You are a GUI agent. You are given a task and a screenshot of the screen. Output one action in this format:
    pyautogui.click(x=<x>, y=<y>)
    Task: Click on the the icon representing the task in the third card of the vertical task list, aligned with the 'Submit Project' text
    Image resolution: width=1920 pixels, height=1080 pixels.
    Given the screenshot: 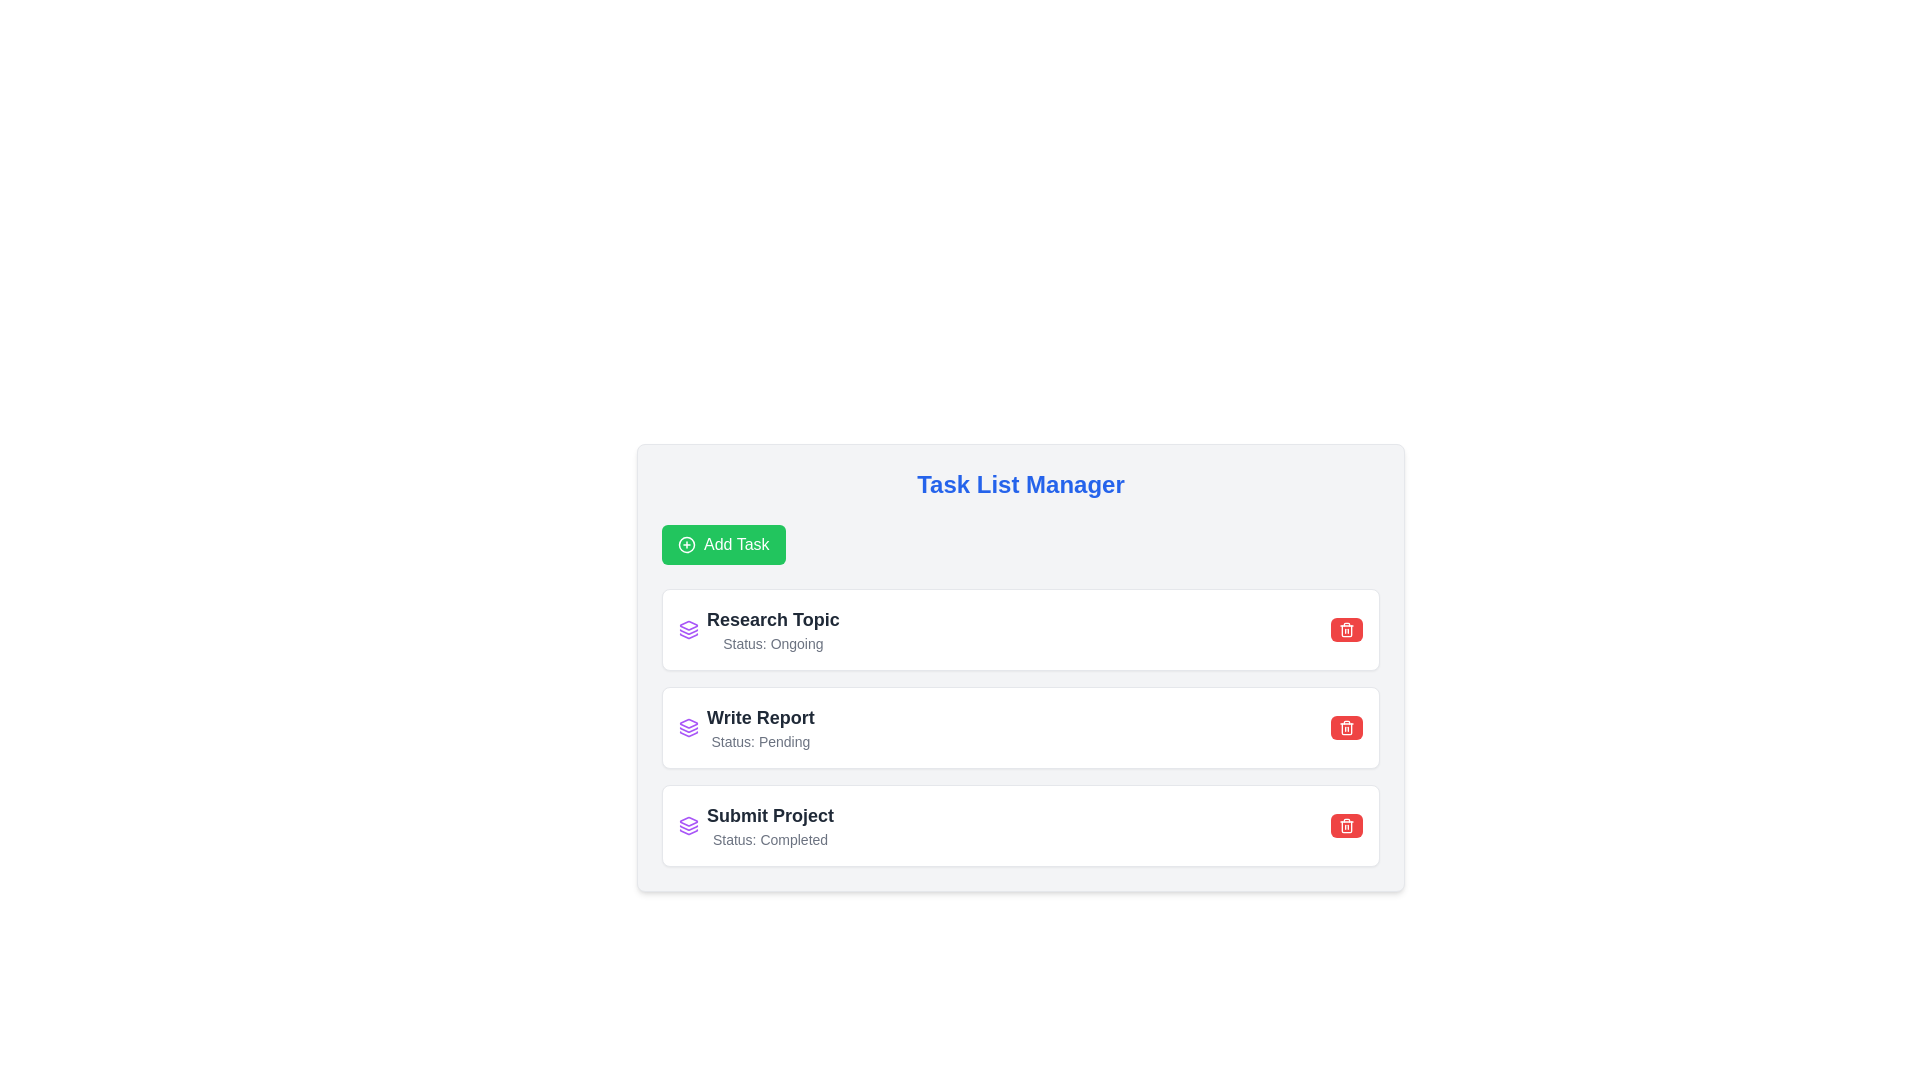 What is the action you would take?
    pyautogui.click(x=689, y=825)
    